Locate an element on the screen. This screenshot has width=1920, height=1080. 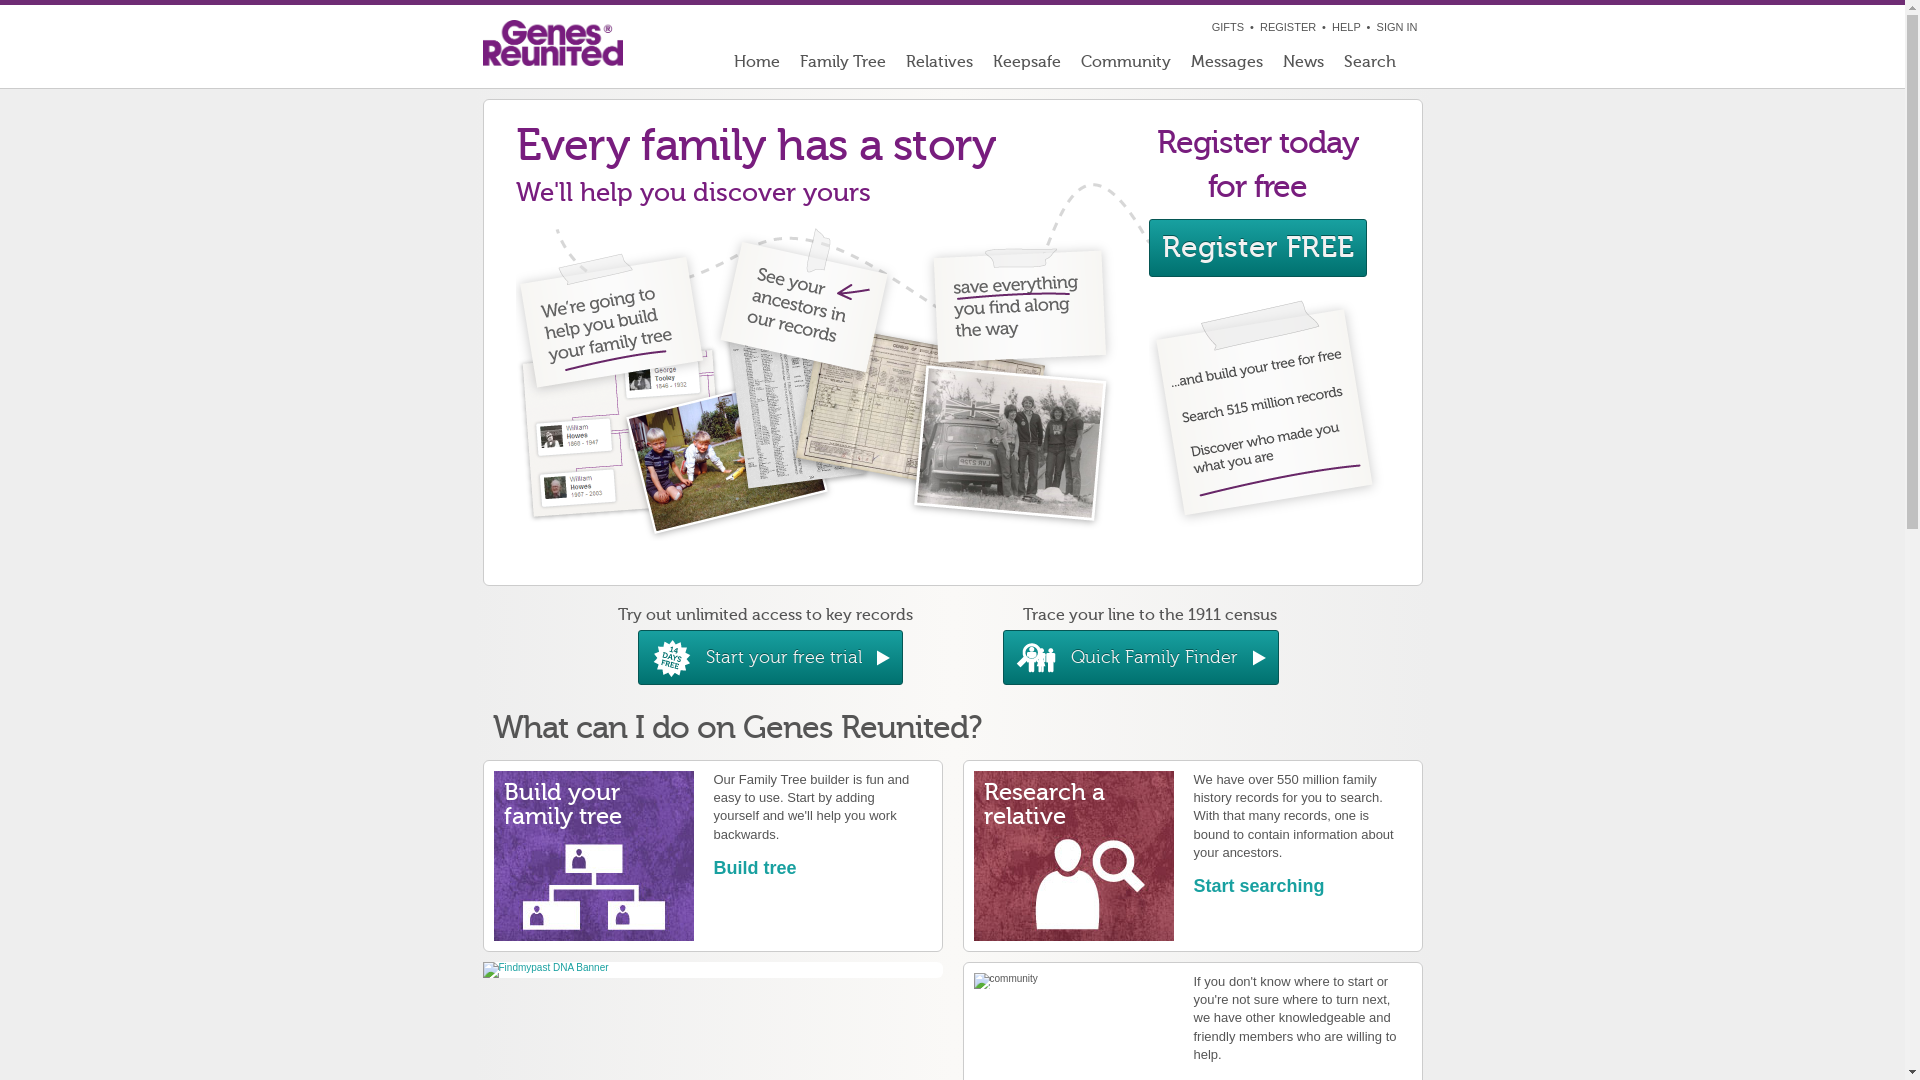
'Start searching' is located at coordinates (1258, 885).